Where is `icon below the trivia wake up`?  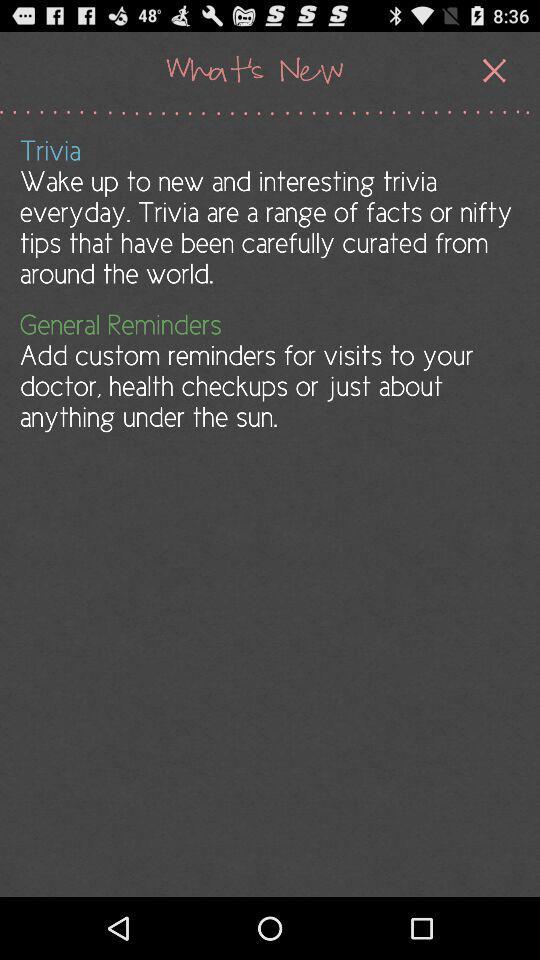 icon below the trivia wake up is located at coordinates (268, 370).